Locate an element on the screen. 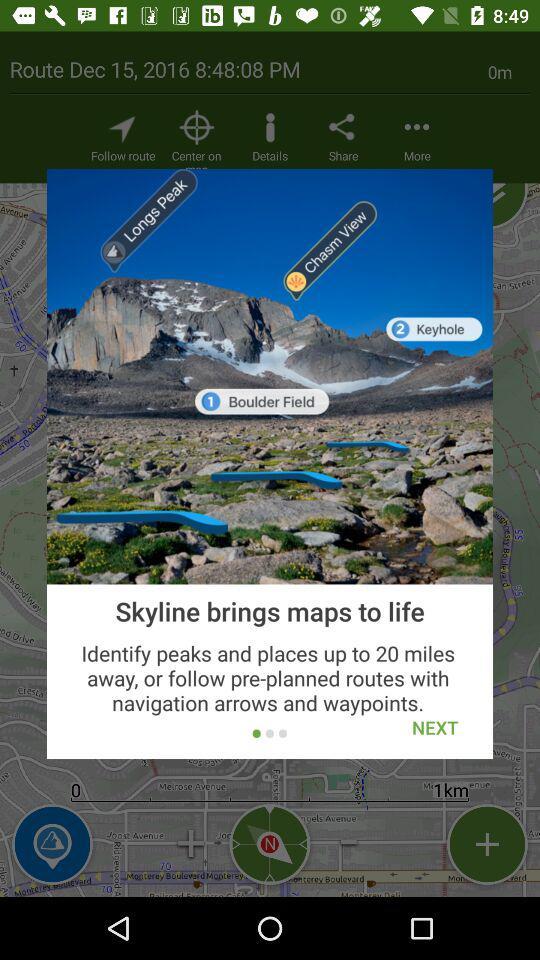  item at the bottom right corner is located at coordinates (434, 726).